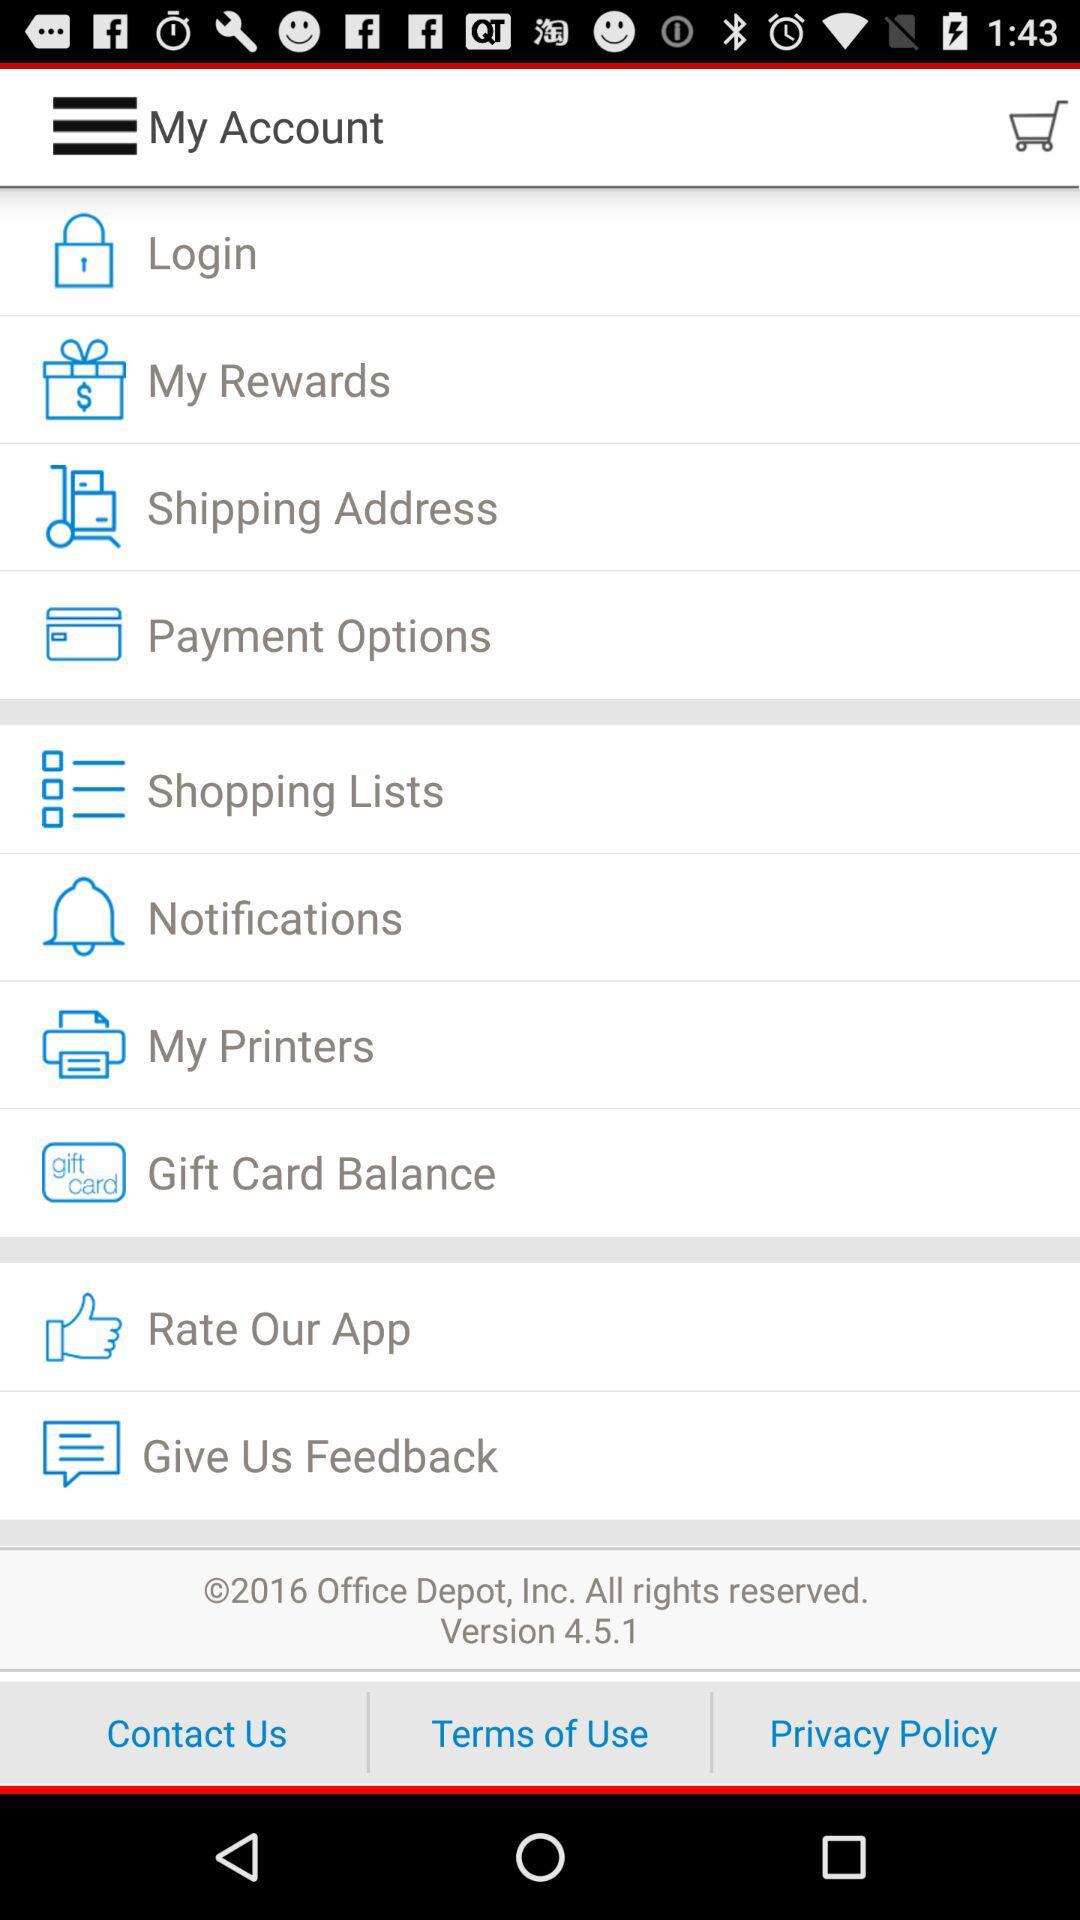 The width and height of the screenshot is (1080, 1920). I want to click on icon at the bottom right corner, so click(882, 1731).